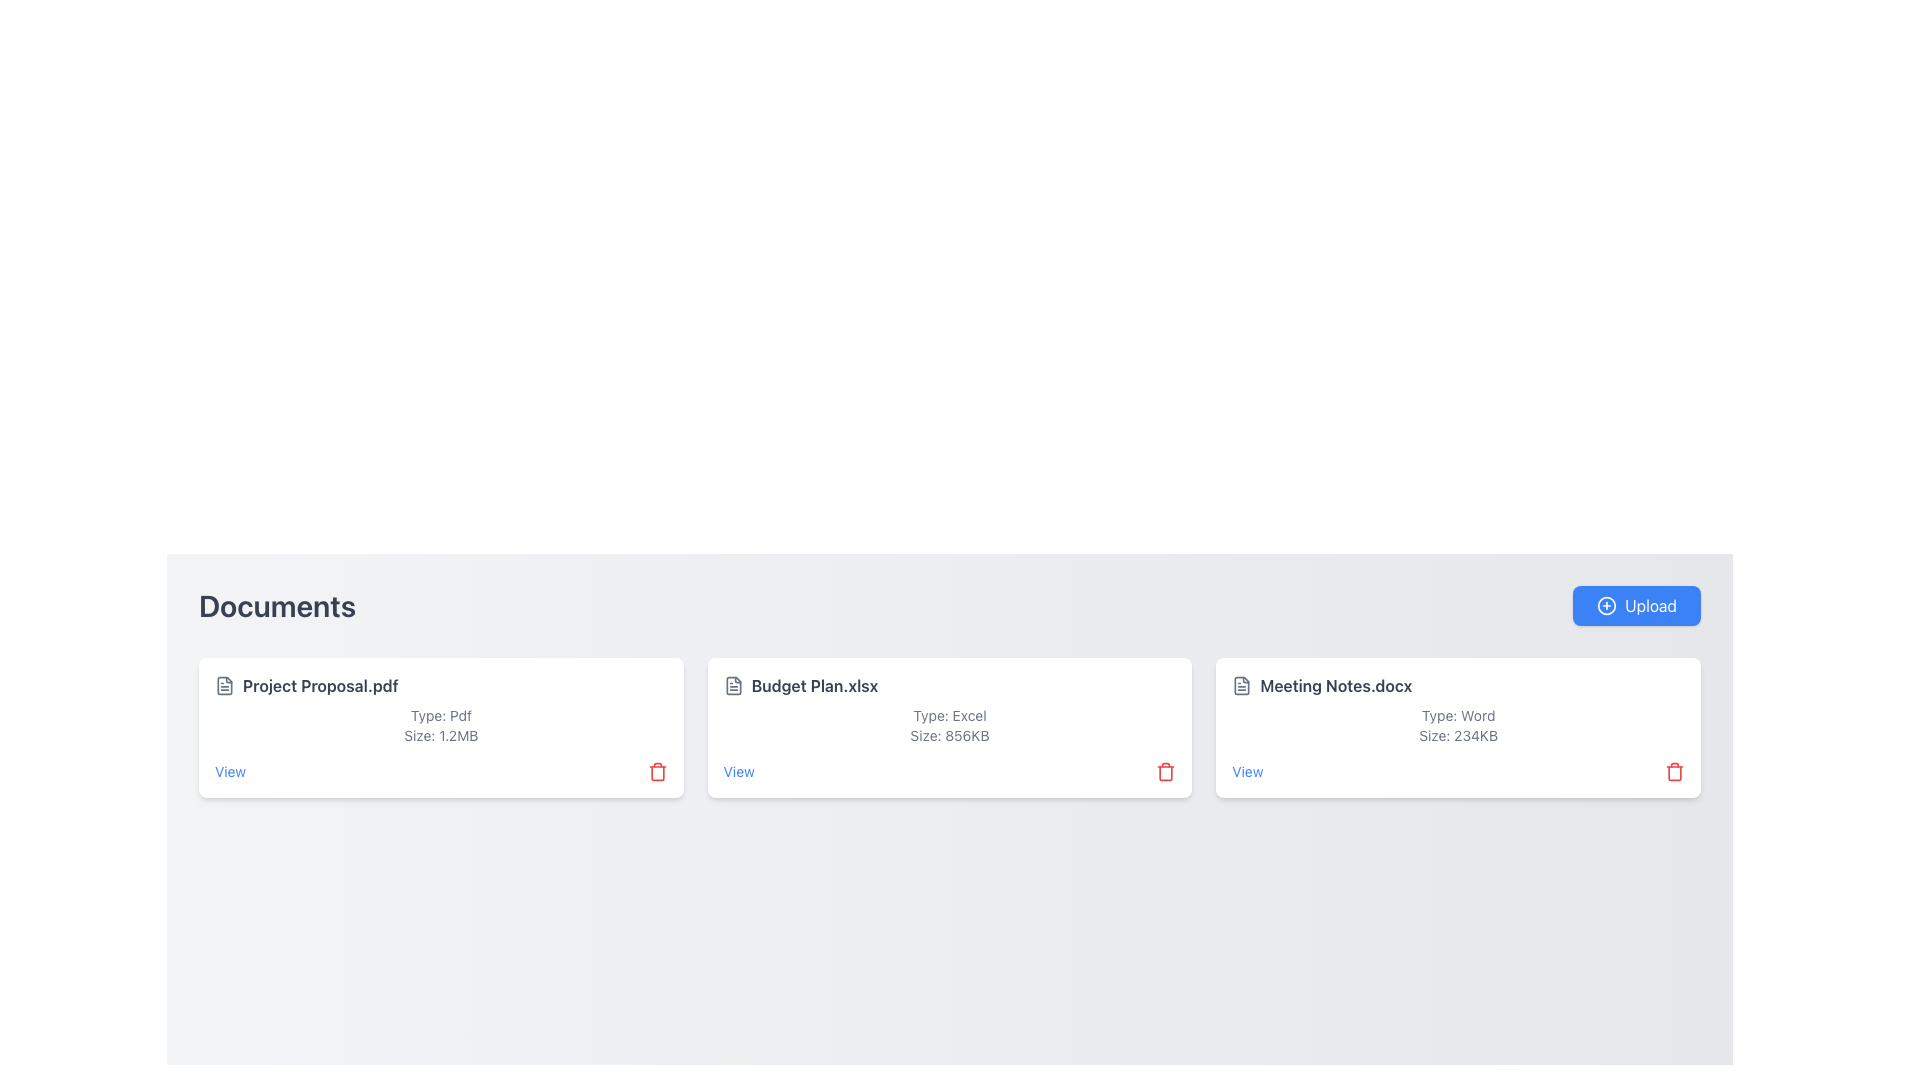 This screenshot has height=1080, width=1920. I want to click on the 'View' link in blue text located at the bottom-left corner of the file card for 'Project Proposal.pdf', so click(230, 770).